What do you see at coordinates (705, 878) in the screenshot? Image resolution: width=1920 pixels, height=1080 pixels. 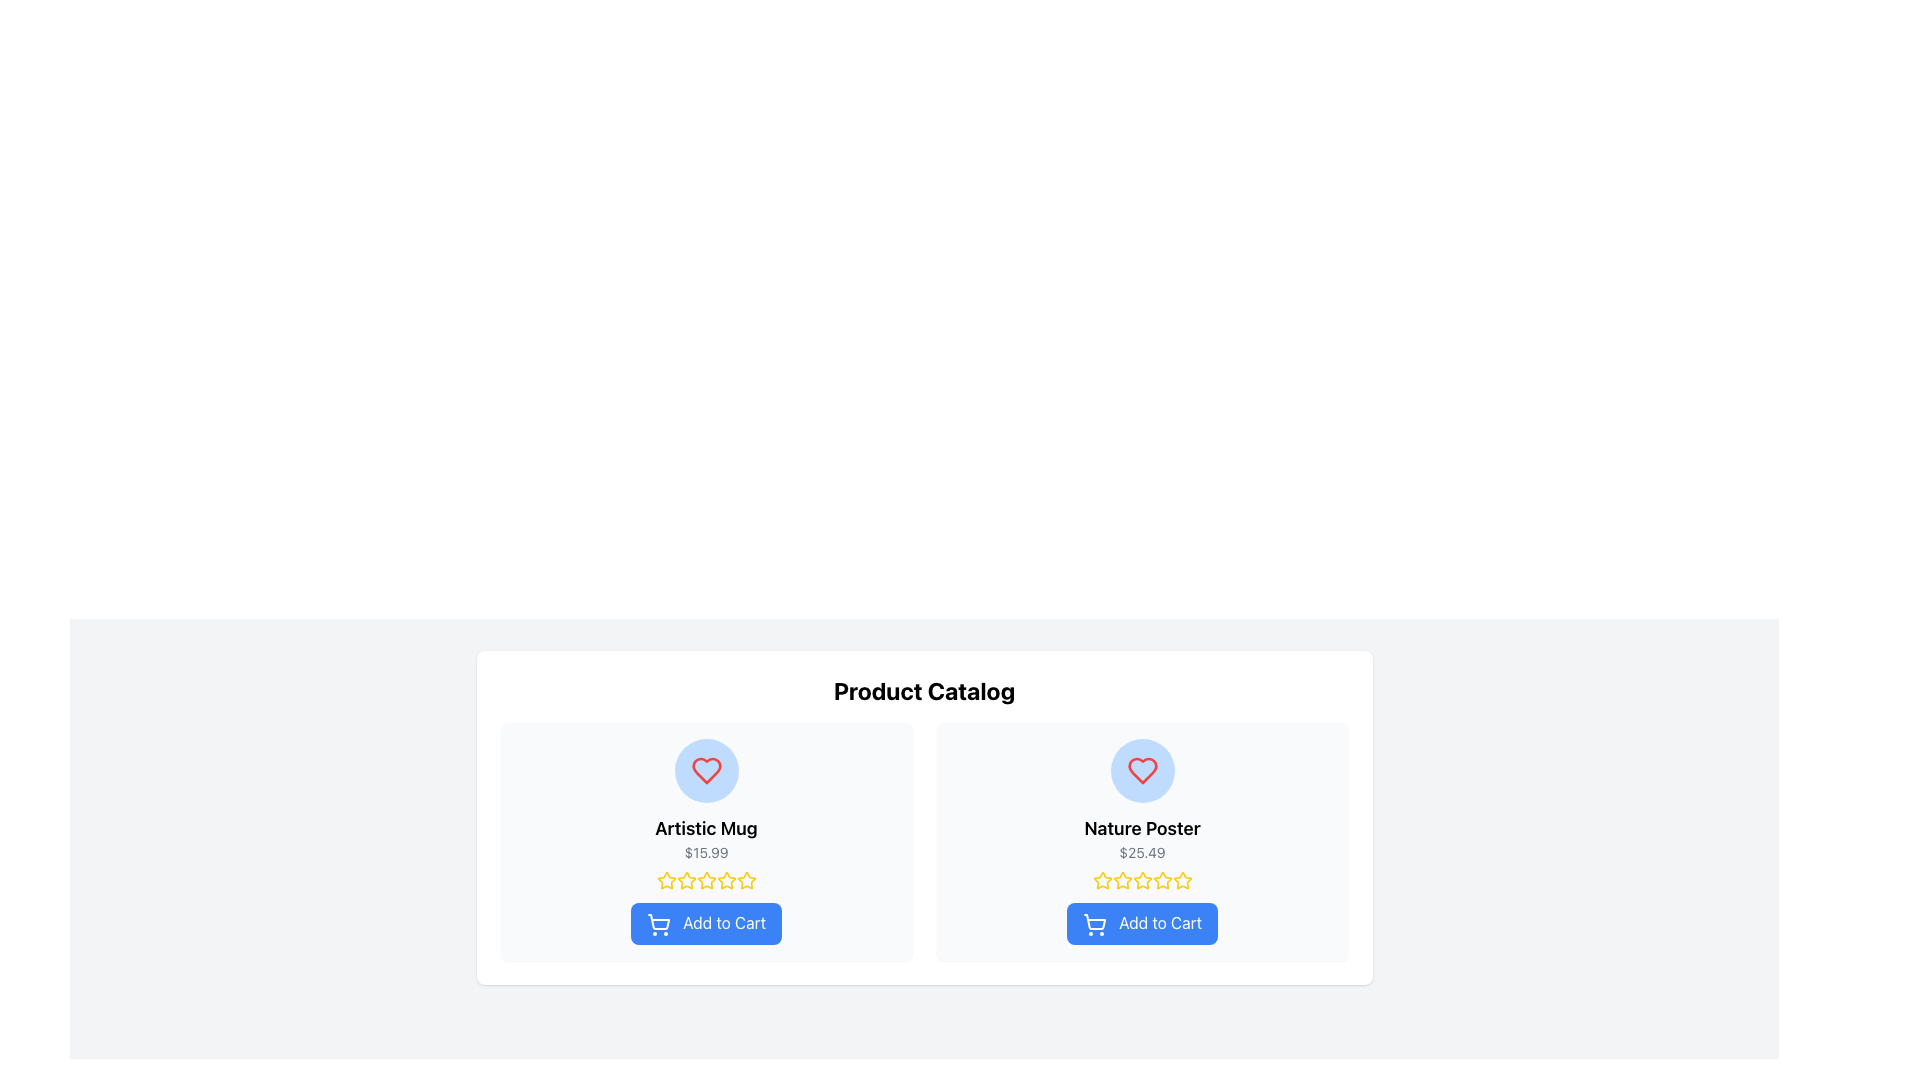 I see `the first rating star icon located under the product title 'Artistic Mug' and price '$15.99'` at bounding box center [705, 878].